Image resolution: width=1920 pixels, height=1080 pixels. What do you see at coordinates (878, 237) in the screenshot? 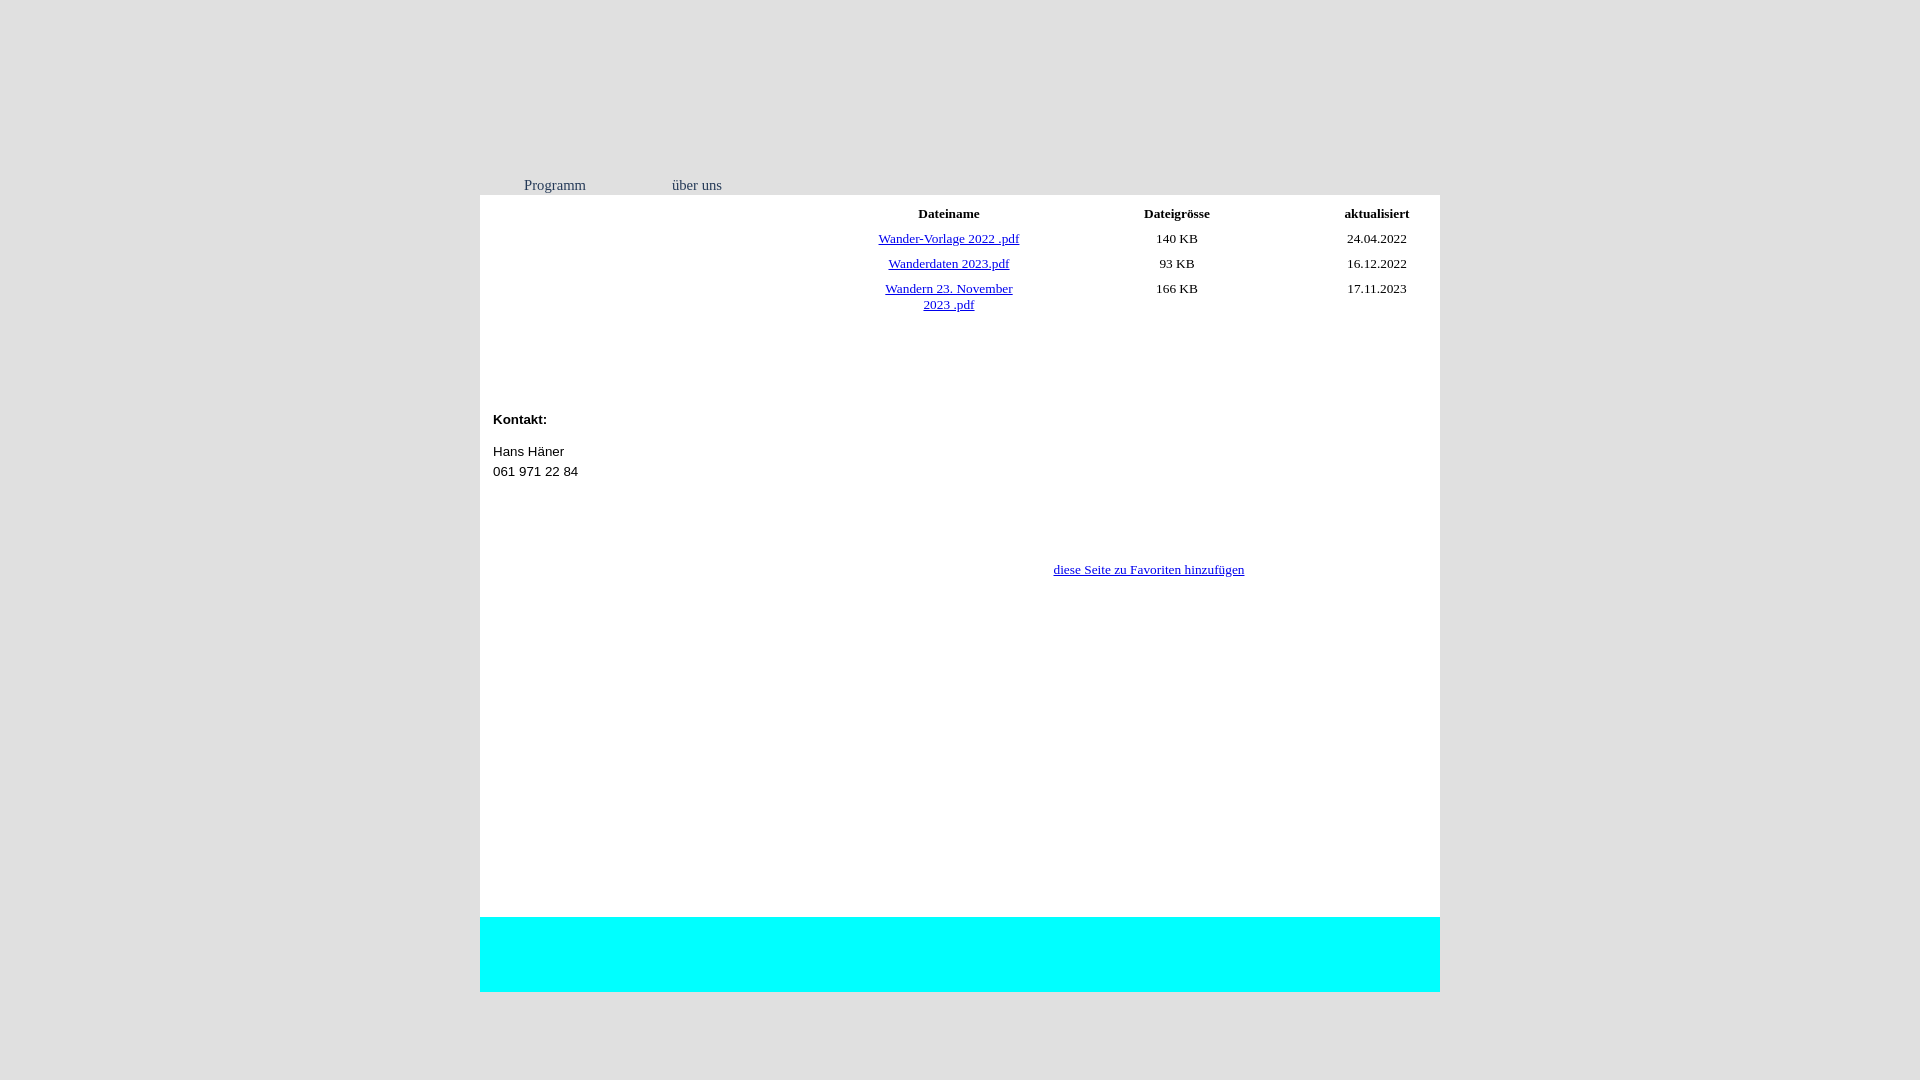
I see `'Wander-Vorlage 2022 .pdf'` at bounding box center [878, 237].